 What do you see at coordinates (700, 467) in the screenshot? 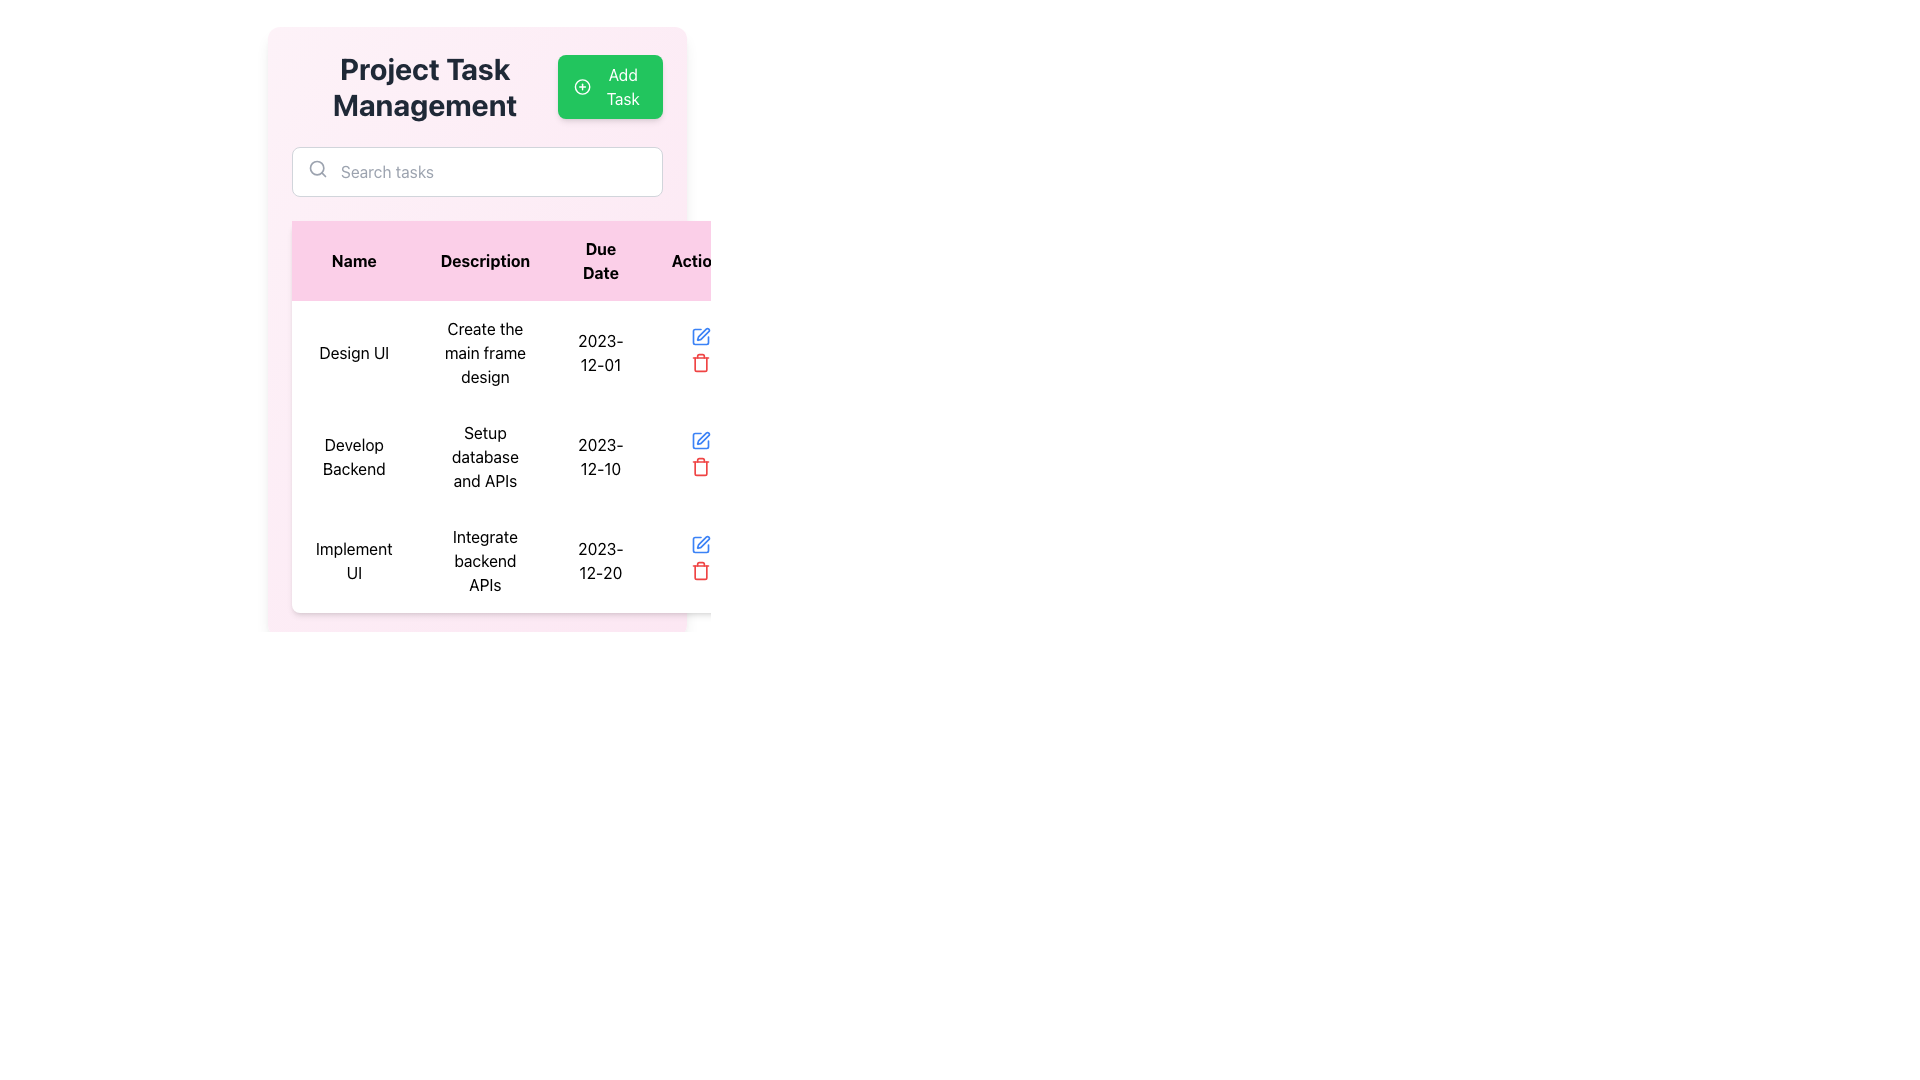
I see `the Trash icon located in the 'Actions' column of the task table, aligned with the 'Develop Backend' row` at bounding box center [700, 467].